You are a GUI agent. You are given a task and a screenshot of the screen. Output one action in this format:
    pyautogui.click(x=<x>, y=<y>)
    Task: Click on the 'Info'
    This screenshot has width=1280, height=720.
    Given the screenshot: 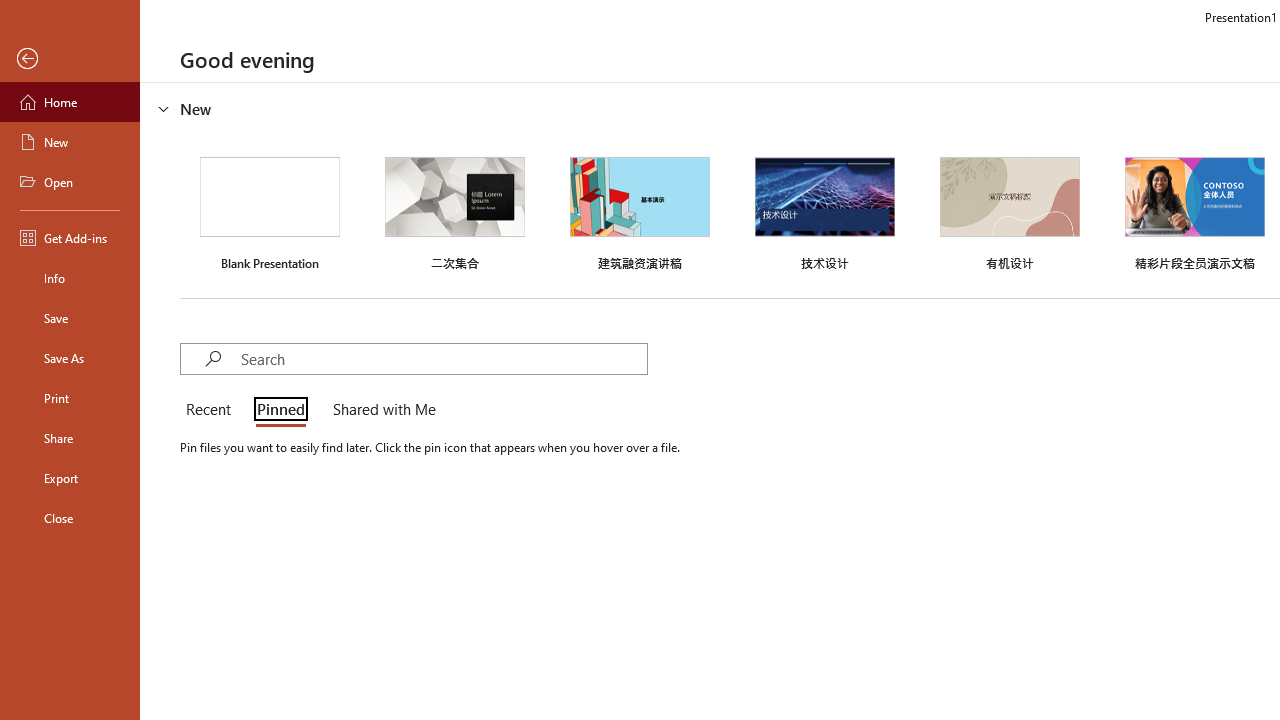 What is the action you would take?
    pyautogui.click(x=69, y=277)
    